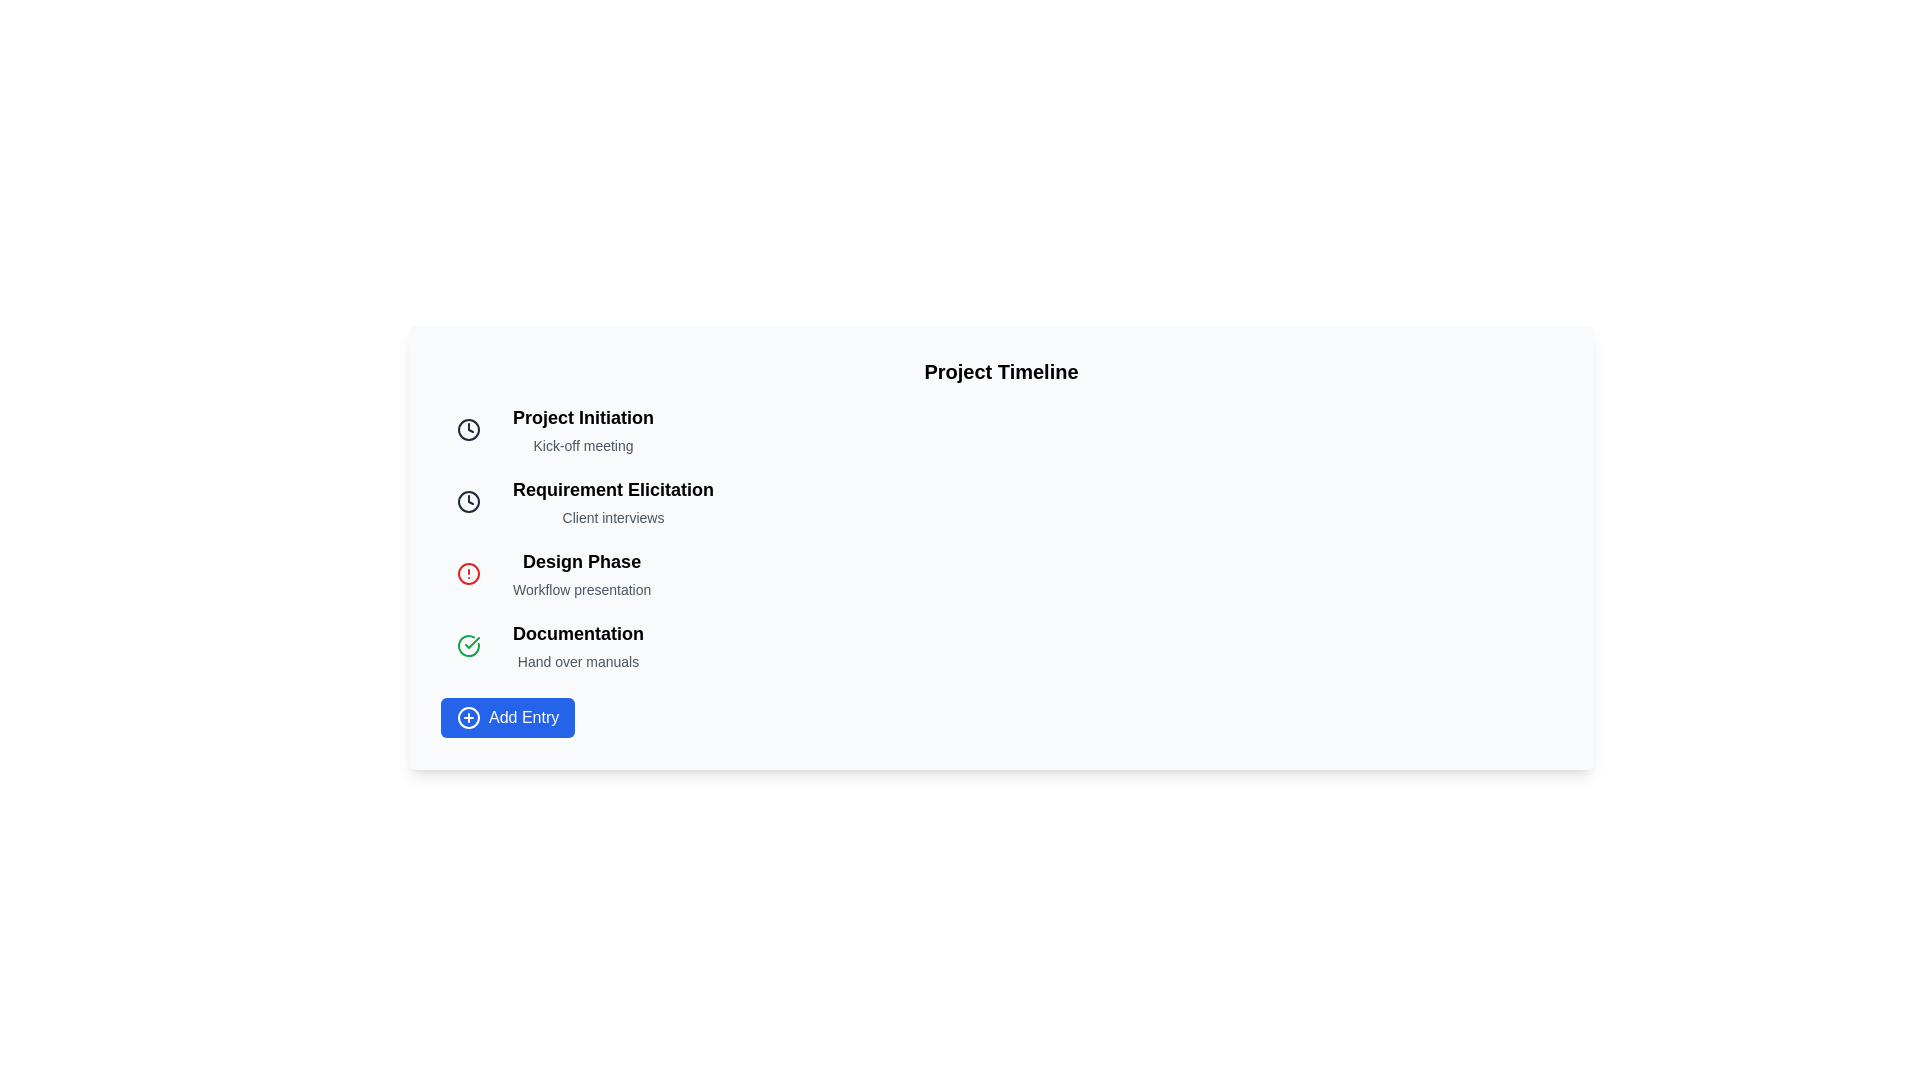  I want to click on Text Label element containing the bold text 'Requirement Elicitation' positioned above 'Client interviews' in the timeline list, so click(612, 489).